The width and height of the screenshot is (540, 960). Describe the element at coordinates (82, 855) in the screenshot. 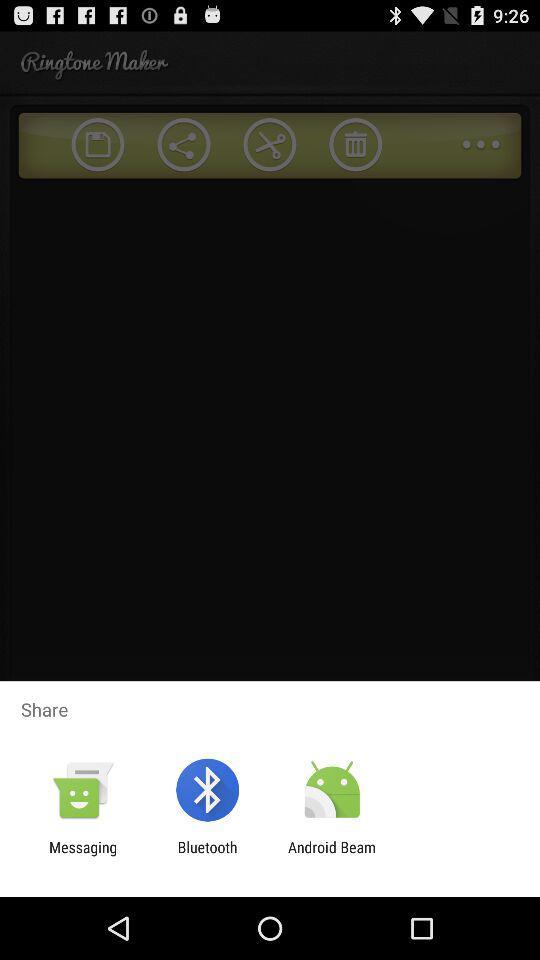

I see `the messaging` at that location.